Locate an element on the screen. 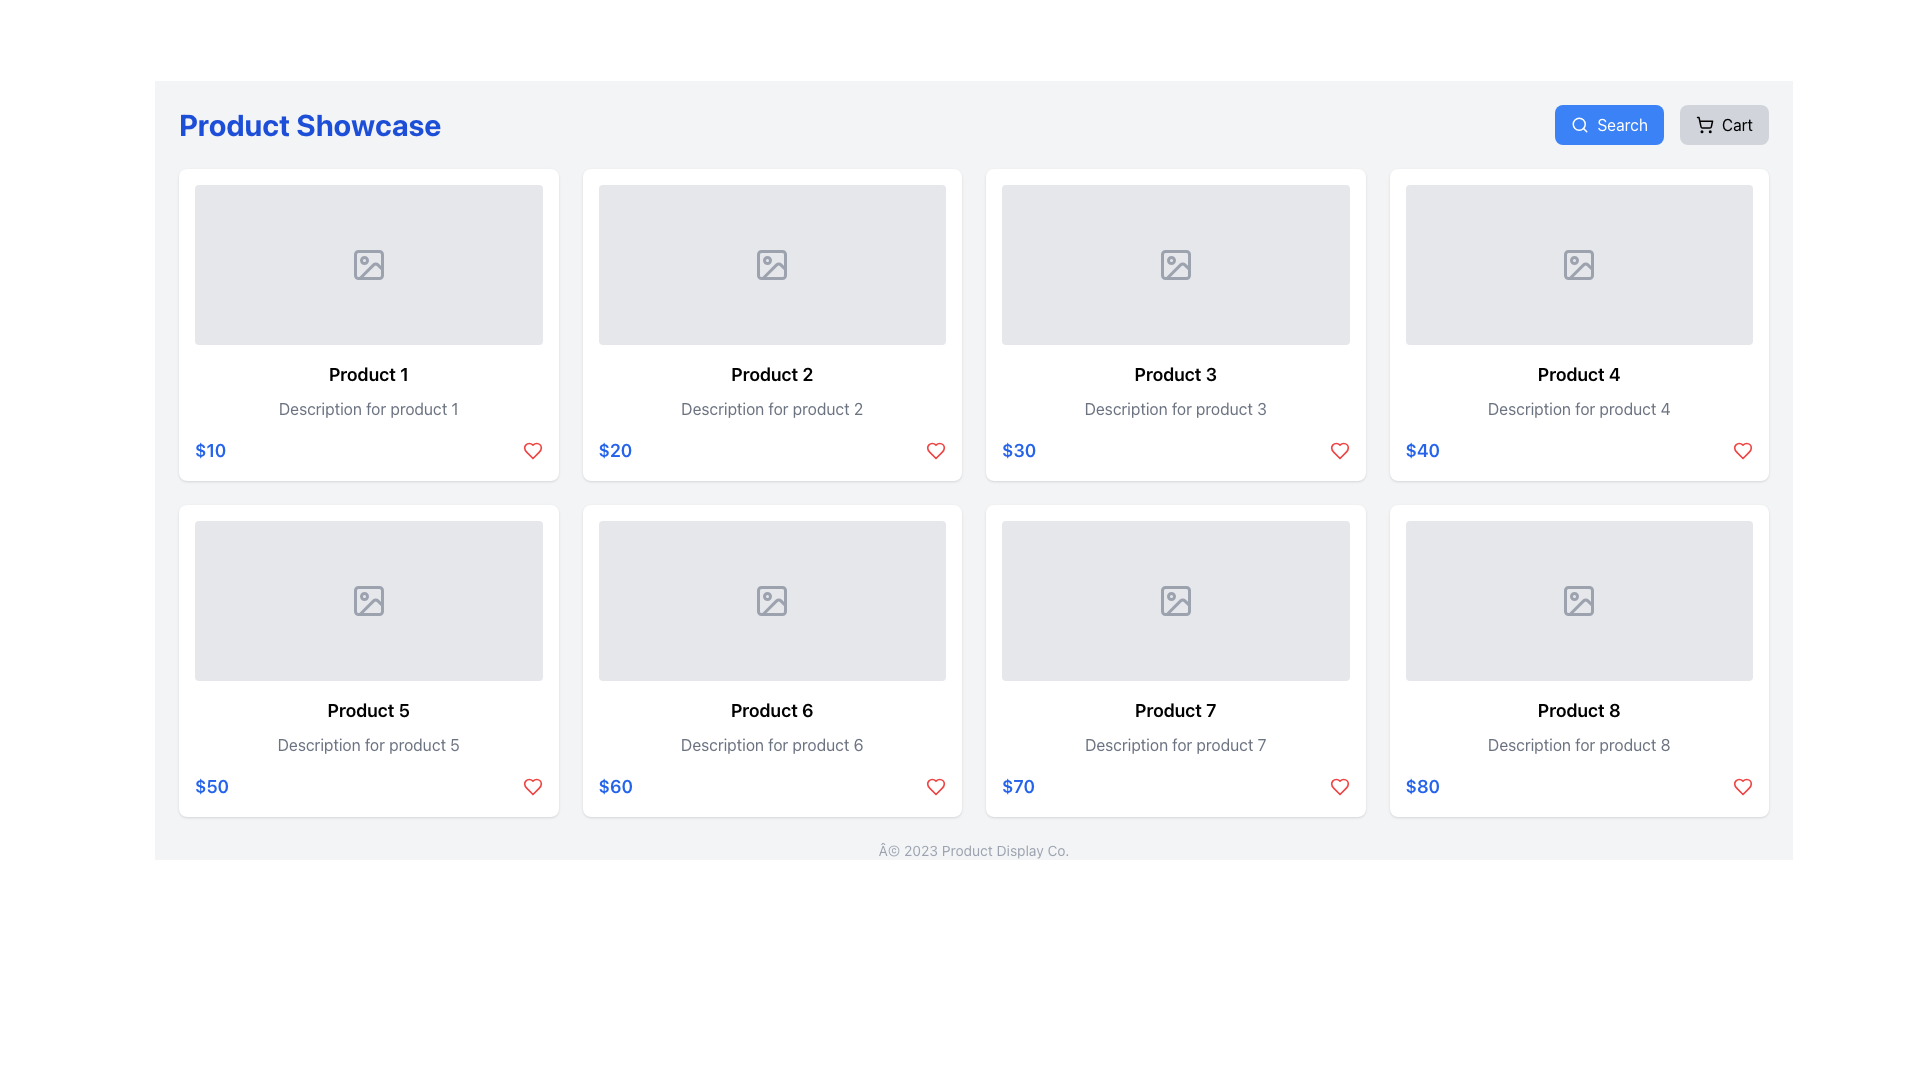 The width and height of the screenshot is (1920, 1080). the text label providing a description for 'Product 5', located in the second row, first column of the product grid layout is located at coordinates (368, 744).